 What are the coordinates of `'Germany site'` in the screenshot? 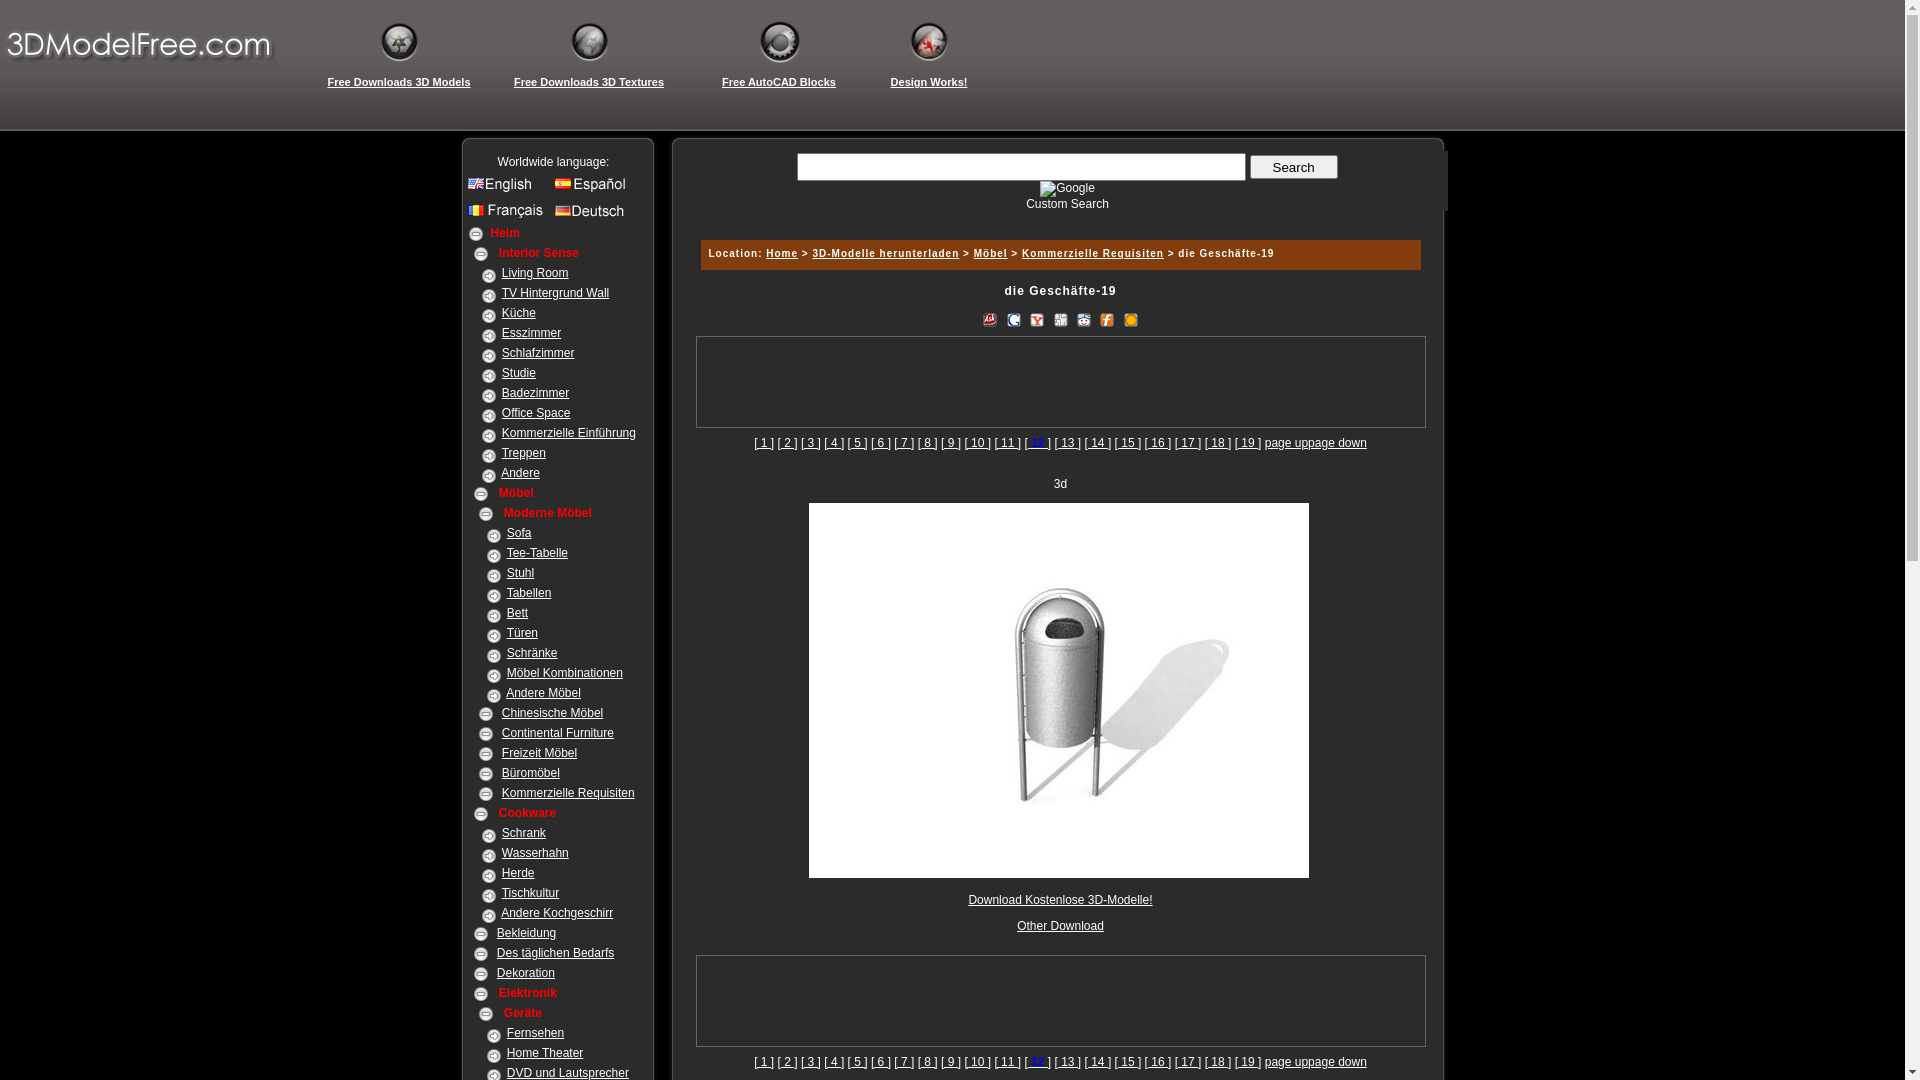 It's located at (593, 216).